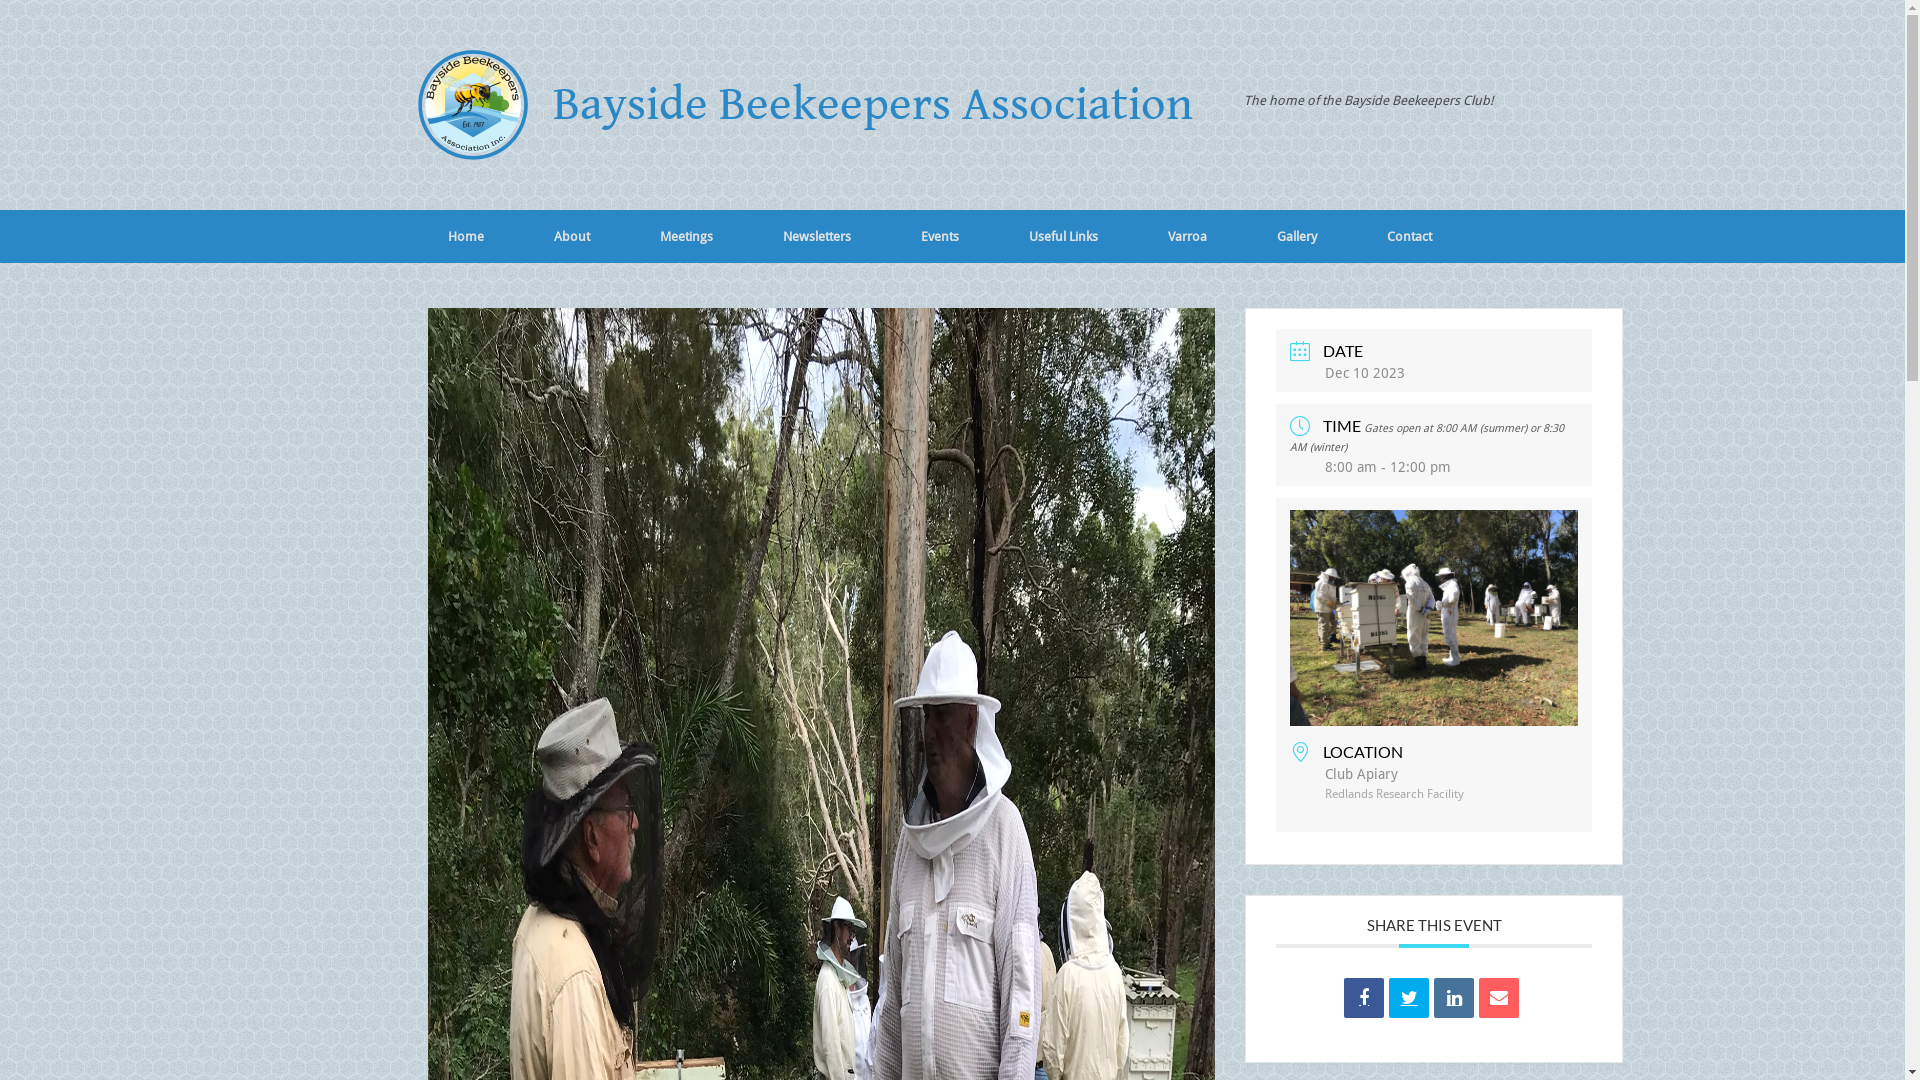 The width and height of the screenshot is (1920, 1080). I want to click on 'Gallery', so click(1296, 235).